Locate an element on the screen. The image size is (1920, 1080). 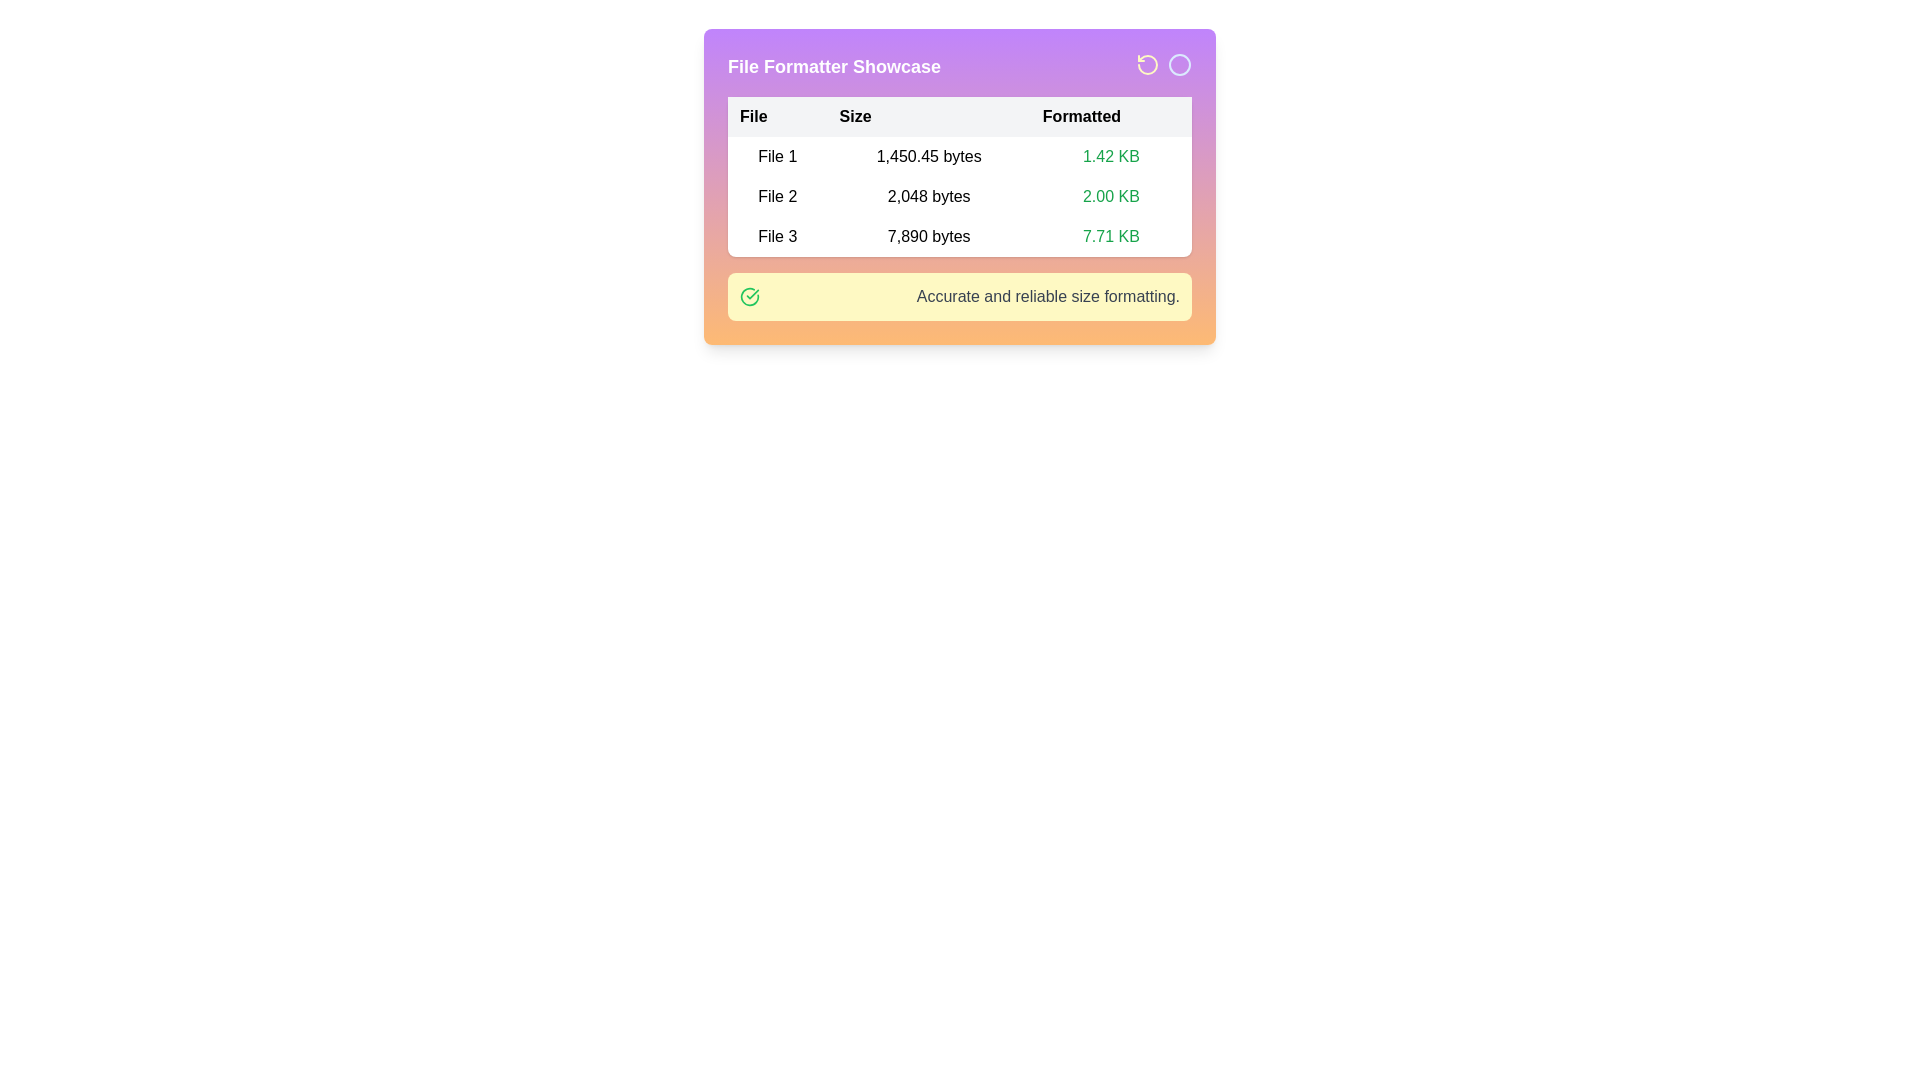
information displayed in the second row of the file information table, which includes 'File 2', '2,048 bytes', and '2.00 KB' is located at coordinates (960, 196).